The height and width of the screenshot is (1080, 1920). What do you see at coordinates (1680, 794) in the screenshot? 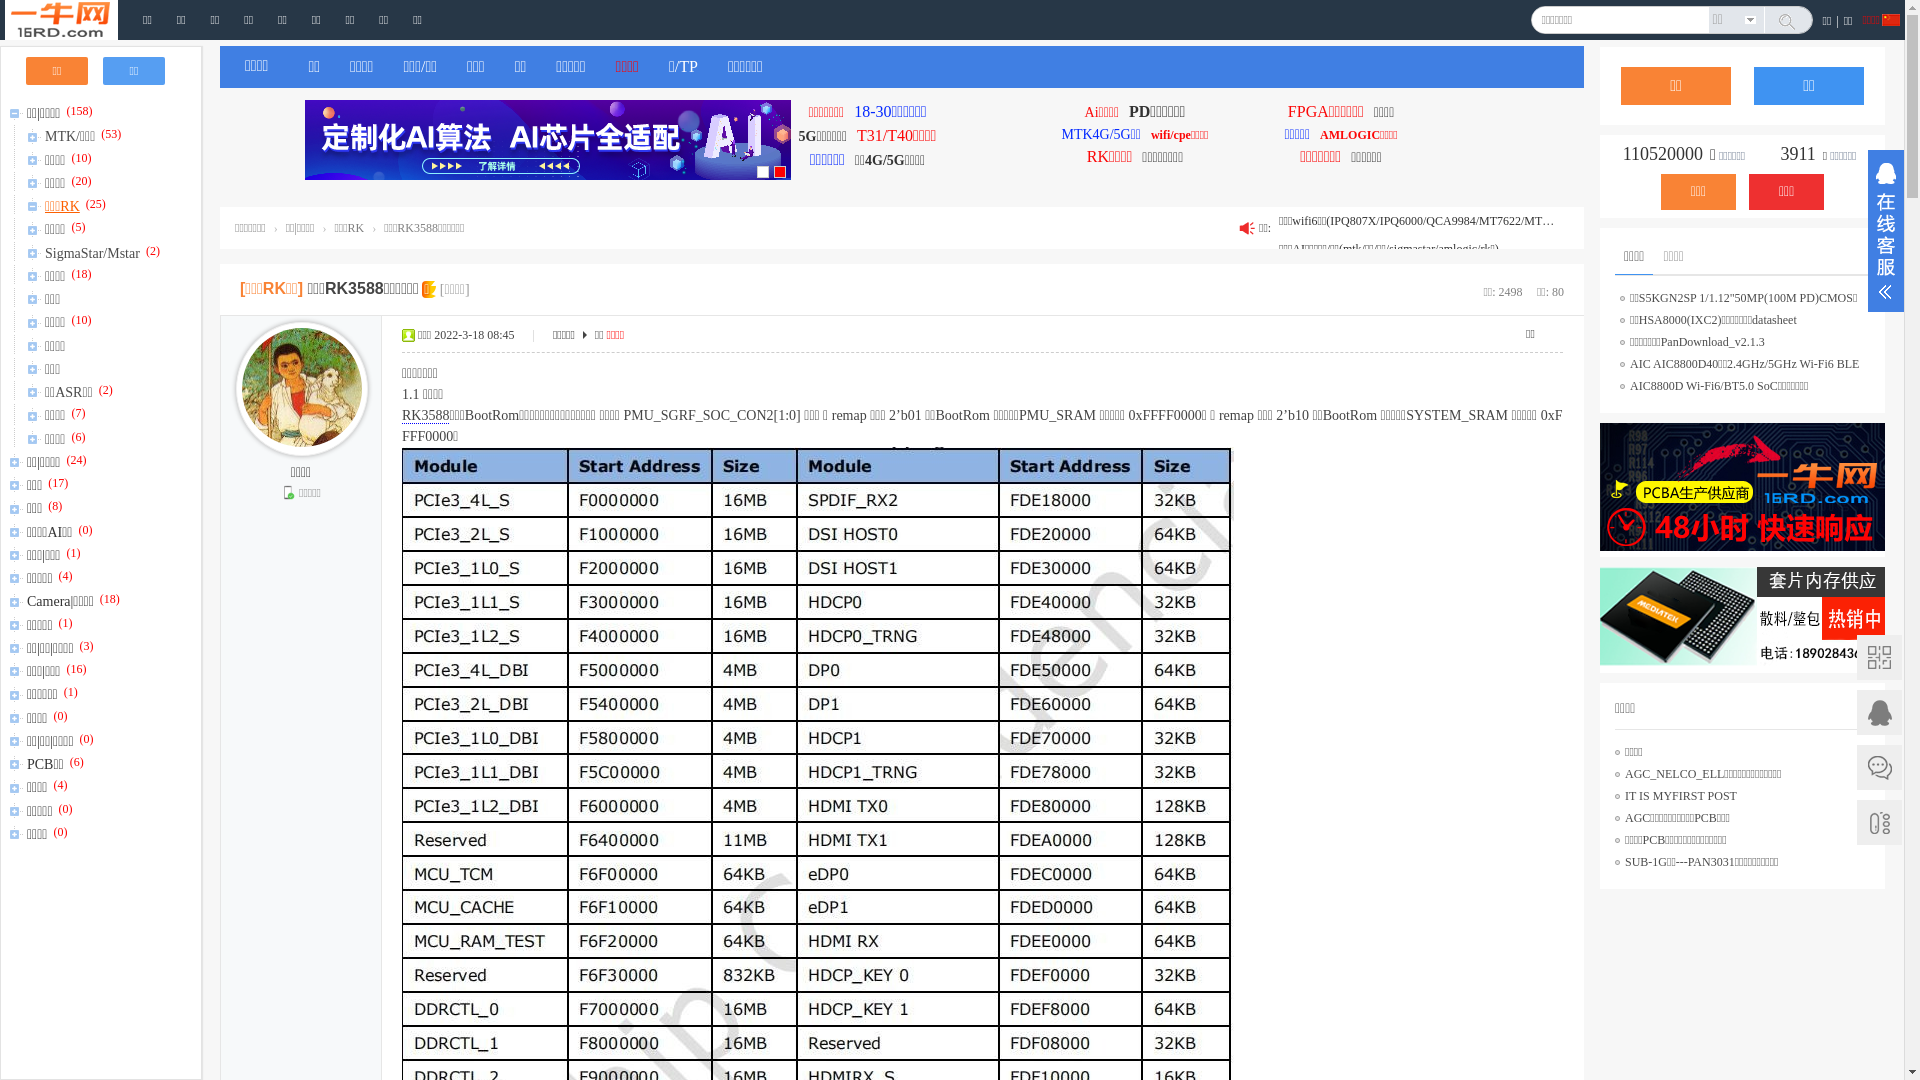
I see `'IT IS MYFIRST POST'` at bounding box center [1680, 794].